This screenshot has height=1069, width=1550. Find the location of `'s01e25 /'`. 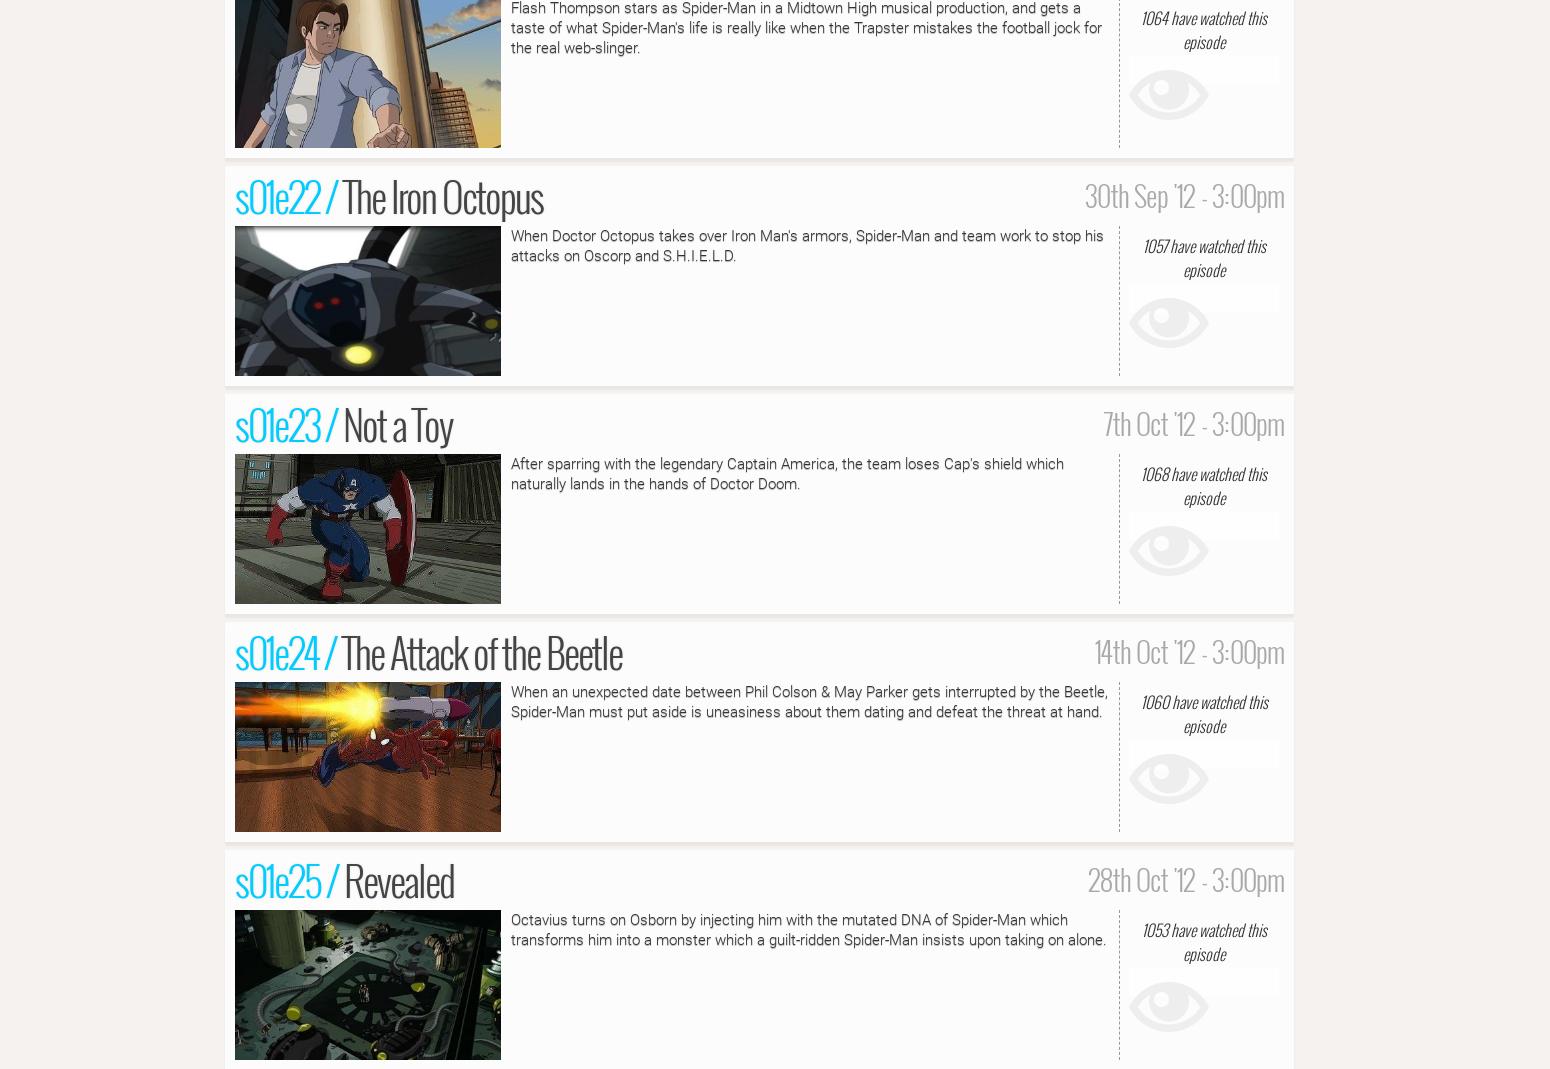

's01e25 /' is located at coordinates (289, 878).